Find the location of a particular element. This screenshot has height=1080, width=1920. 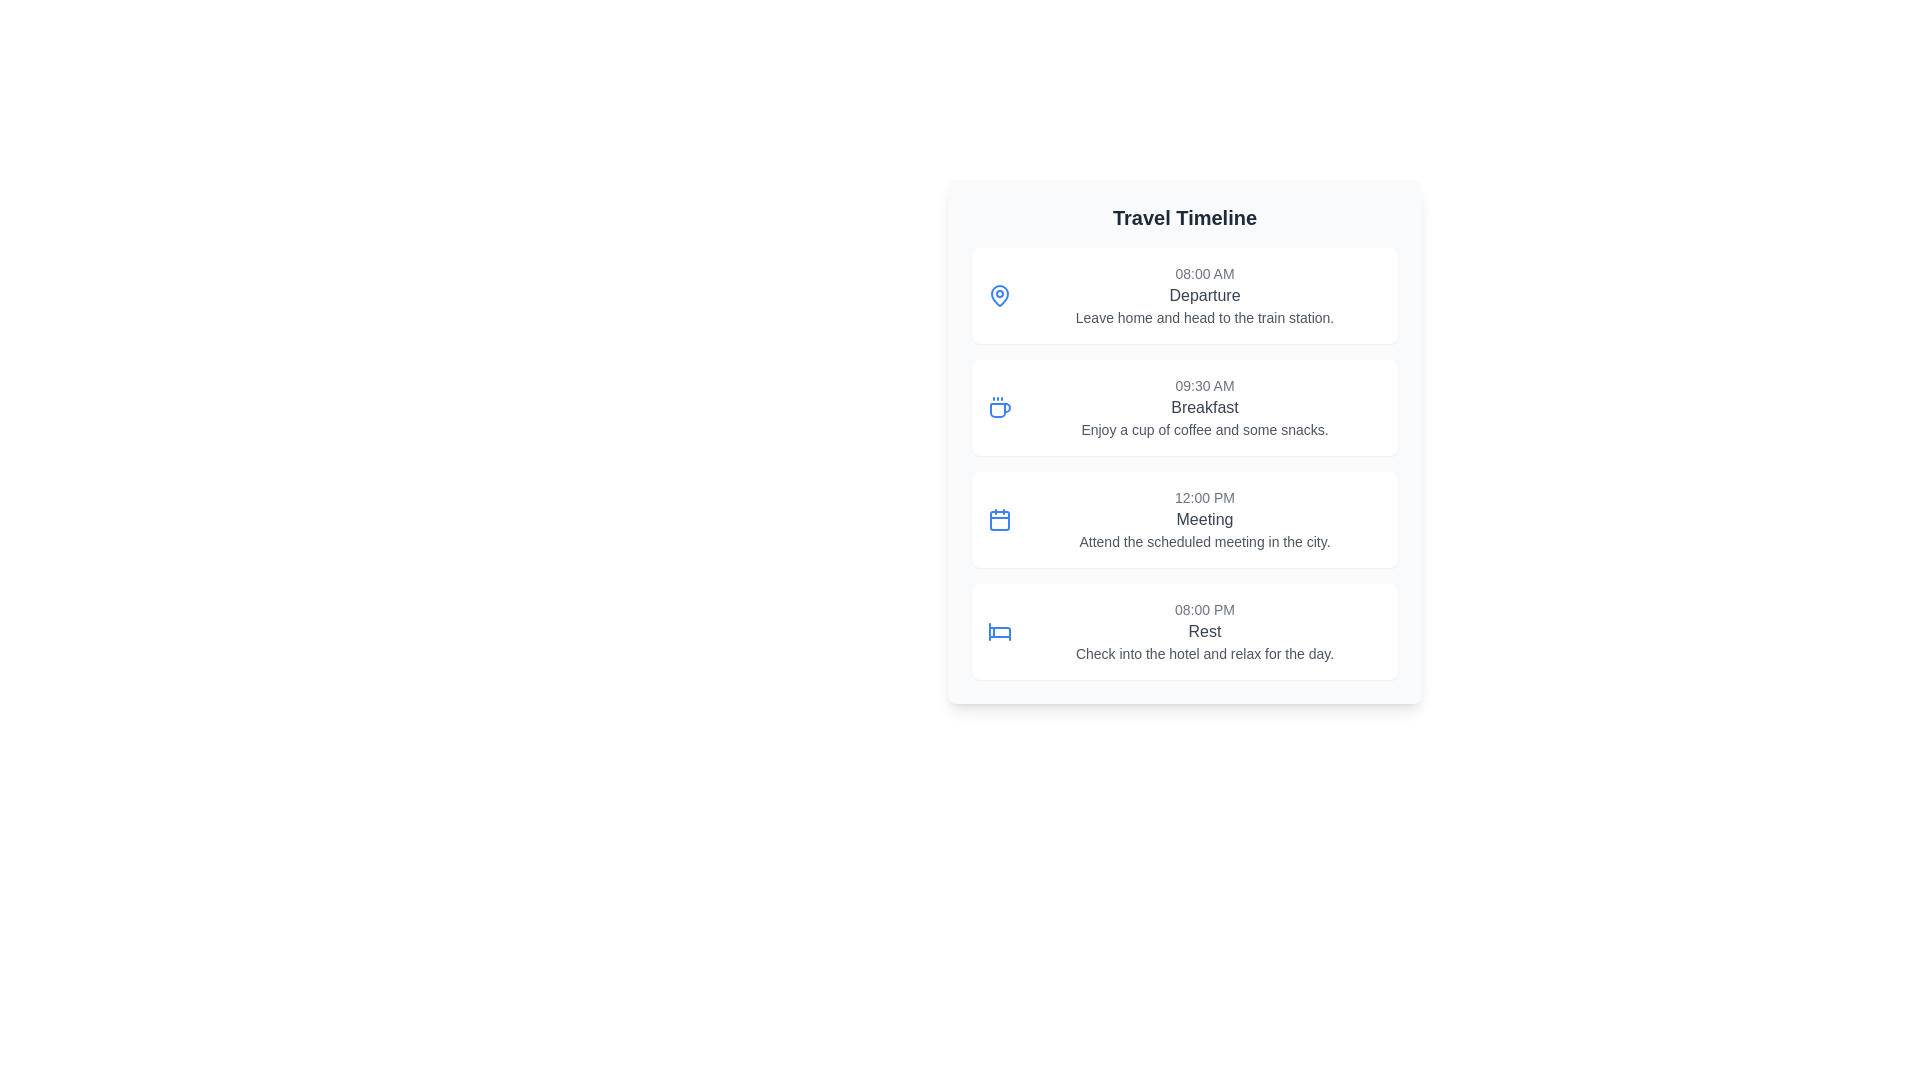

the third item card in the Travel Timeline list, which includes a blue calendar icon and the title 'Meeting' is located at coordinates (1185, 519).